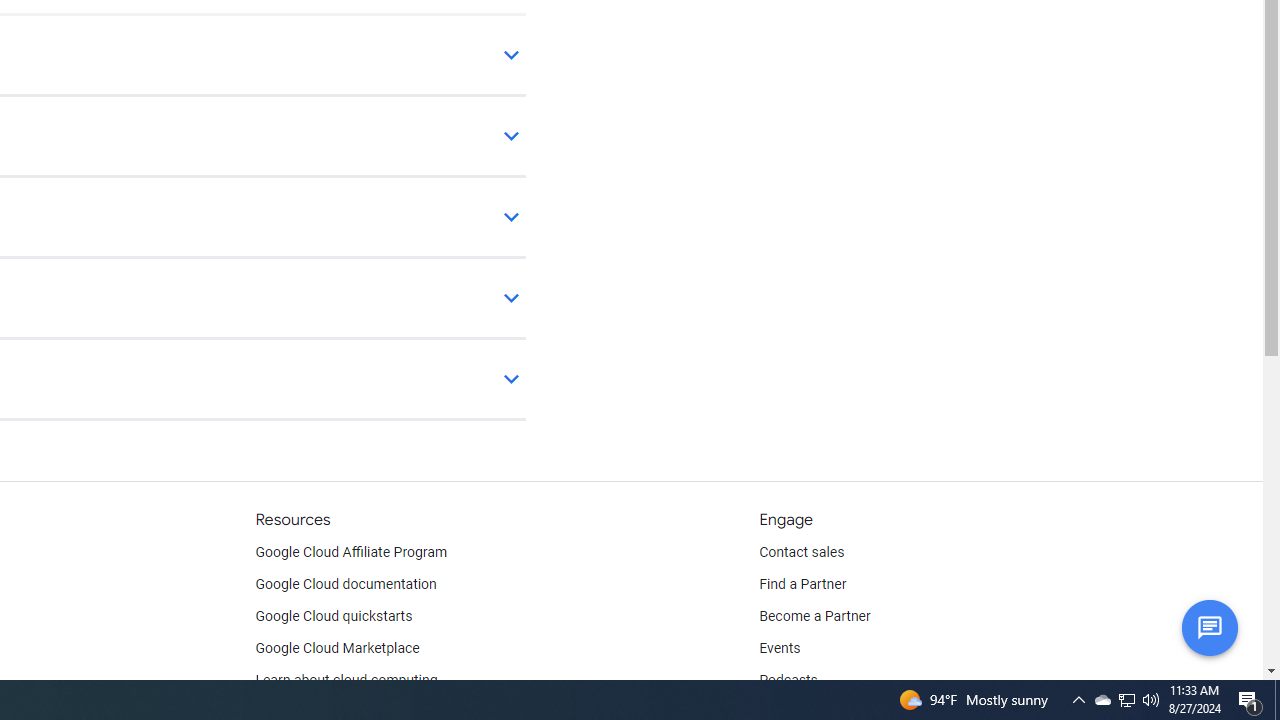  I want to click on 'Learn about cloud computing', so click(346, 680).